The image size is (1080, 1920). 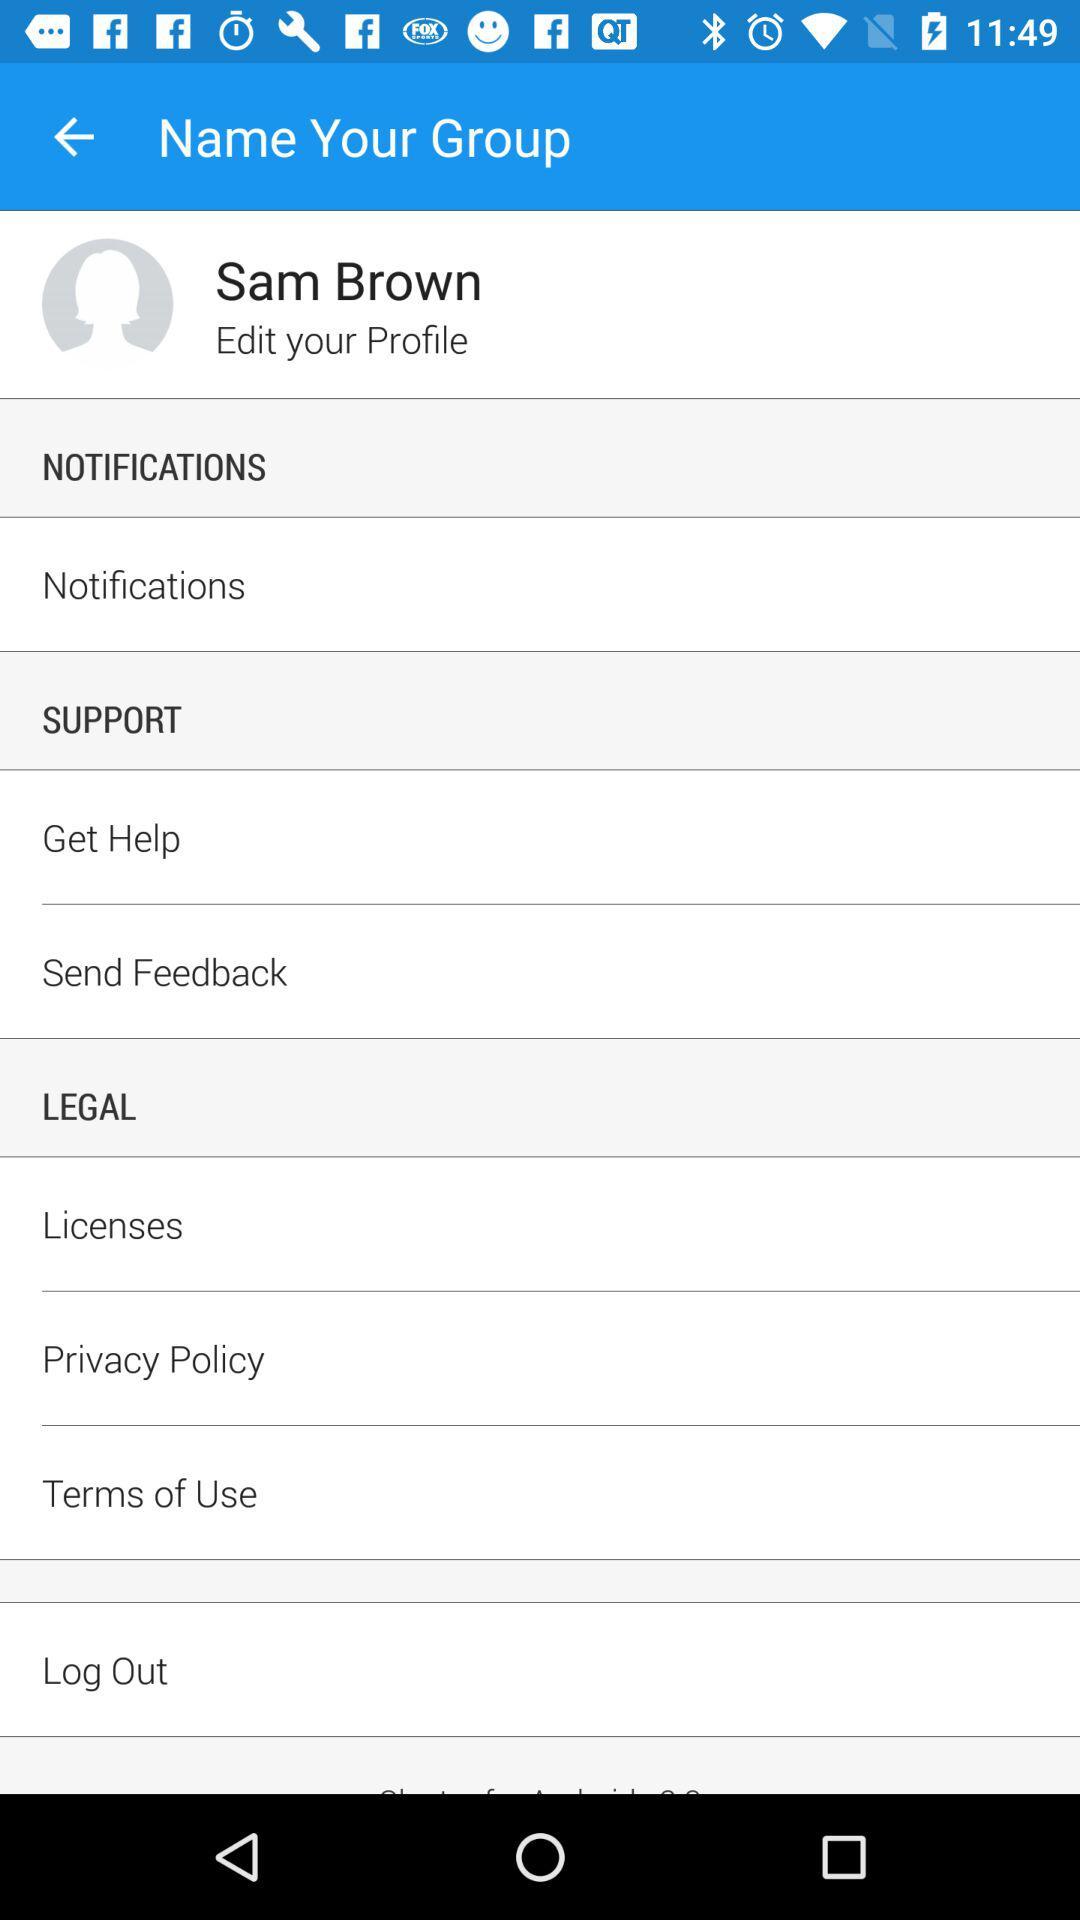 I want to click on log out, so click(x=540, y=1703).